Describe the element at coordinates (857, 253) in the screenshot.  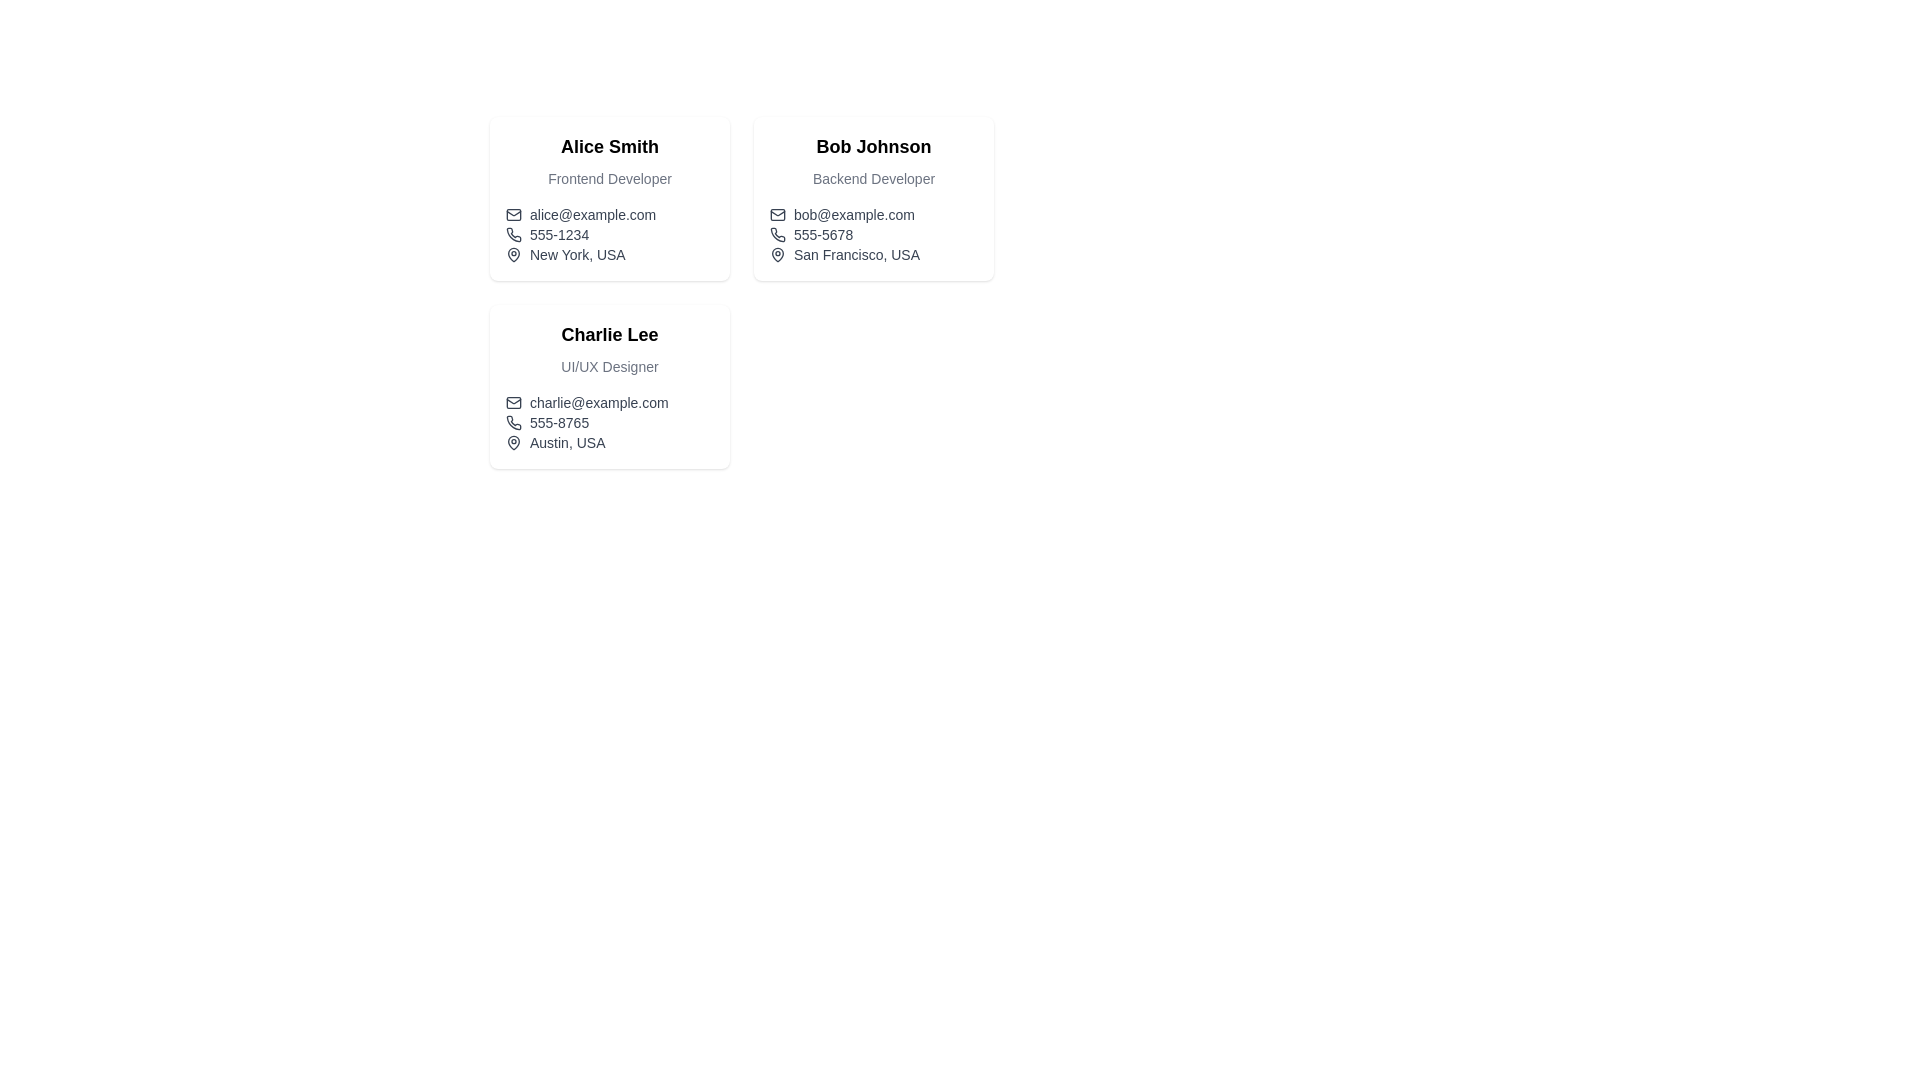
I see `the geographical location text label for 'Bob Johnson', which displays 'San Francisco, USA', located at the bottom of the information card` at that location.